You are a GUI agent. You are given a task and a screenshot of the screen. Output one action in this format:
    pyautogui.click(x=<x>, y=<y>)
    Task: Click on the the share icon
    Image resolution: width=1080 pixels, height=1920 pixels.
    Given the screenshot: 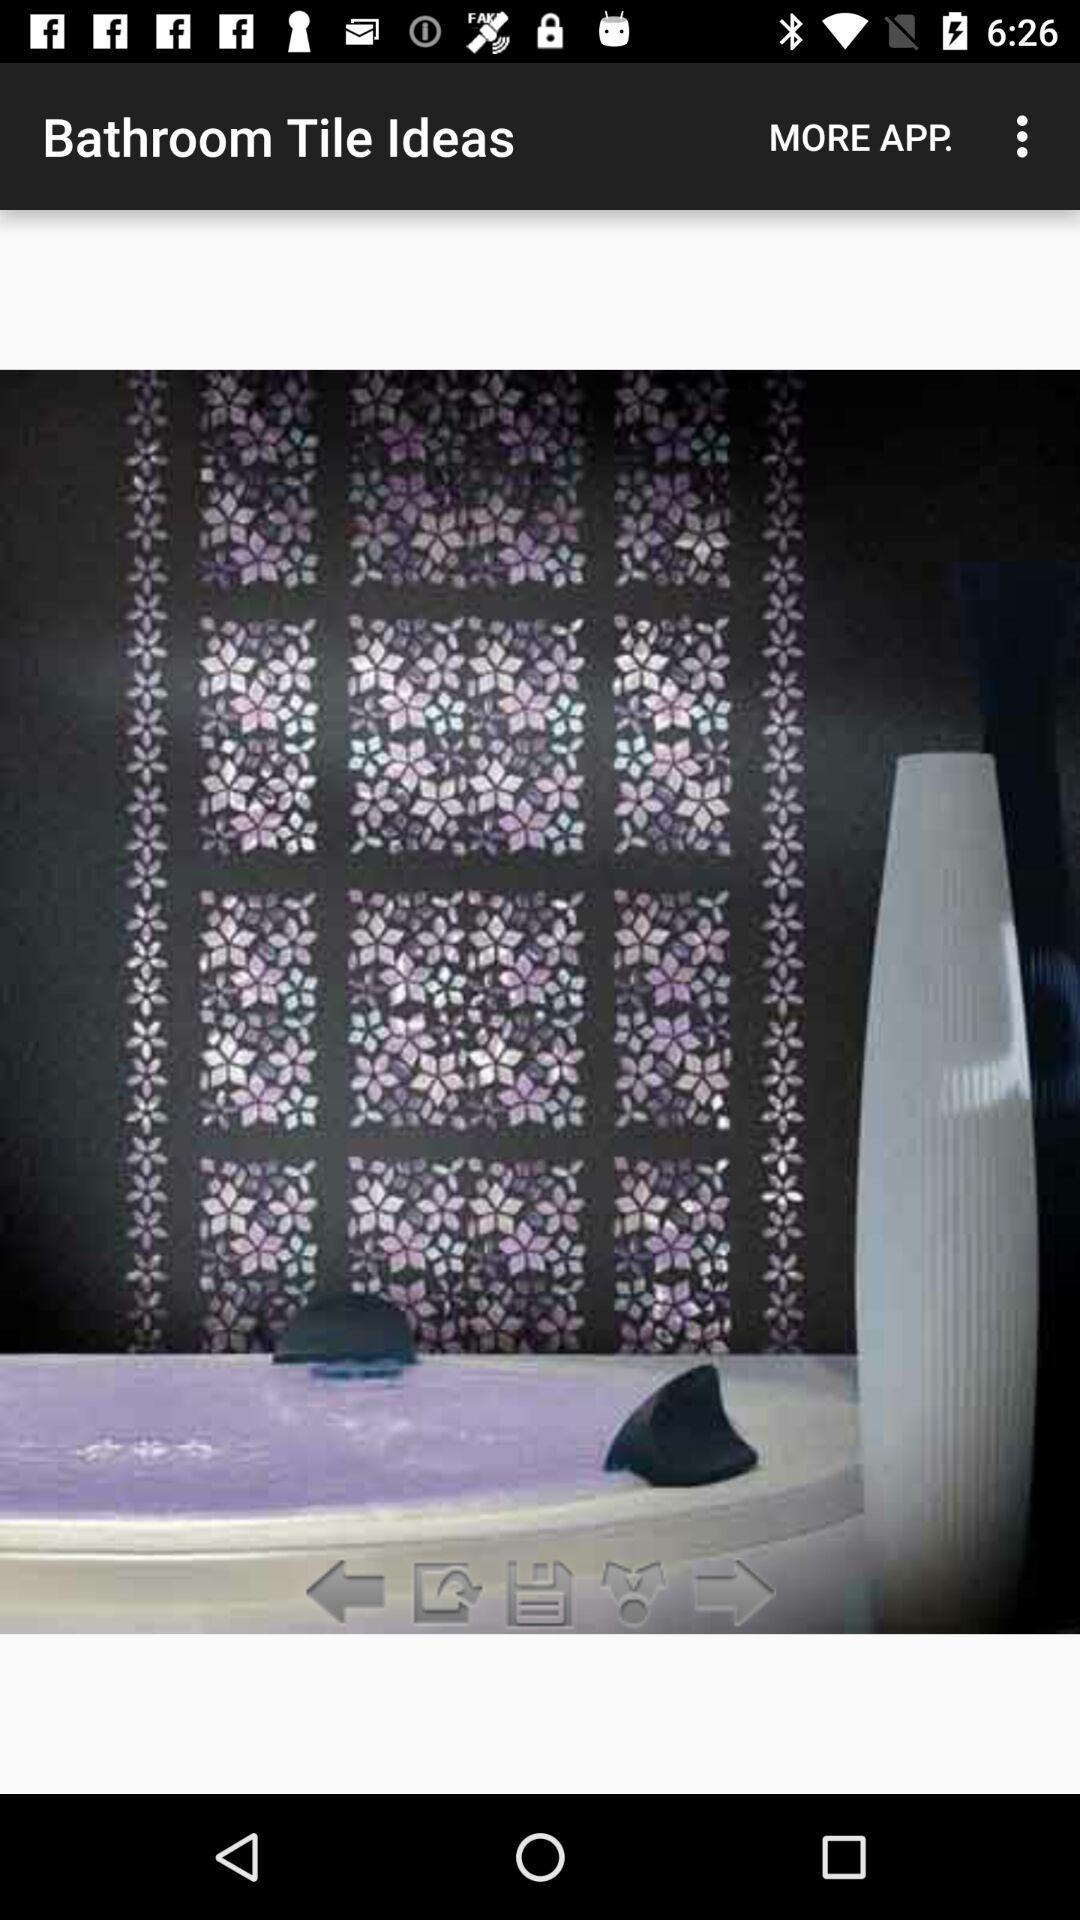 What is the action you would take?
    pyautogui.click(x=634, y=1593)
    